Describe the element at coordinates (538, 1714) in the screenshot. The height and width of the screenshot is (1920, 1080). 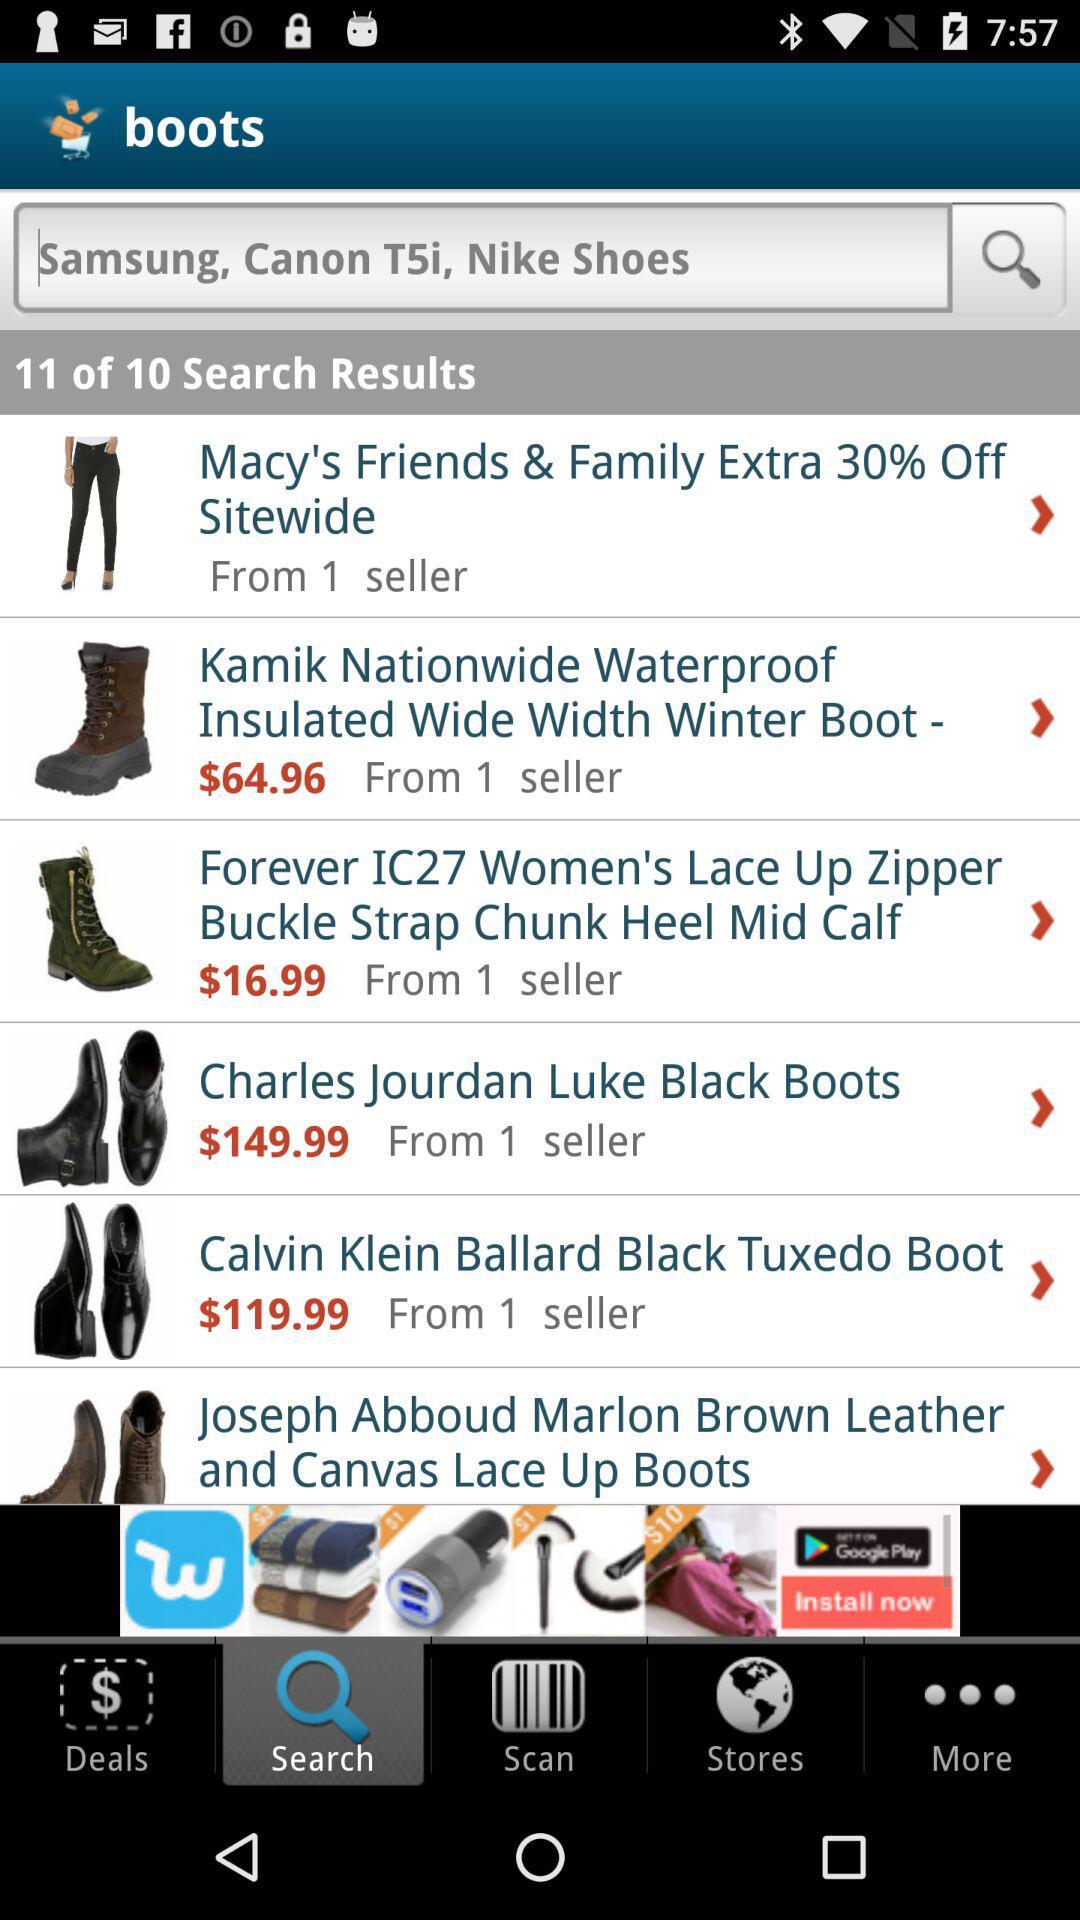
I see `the scan icon which is next to search icon at the bottom of the page` at that location.